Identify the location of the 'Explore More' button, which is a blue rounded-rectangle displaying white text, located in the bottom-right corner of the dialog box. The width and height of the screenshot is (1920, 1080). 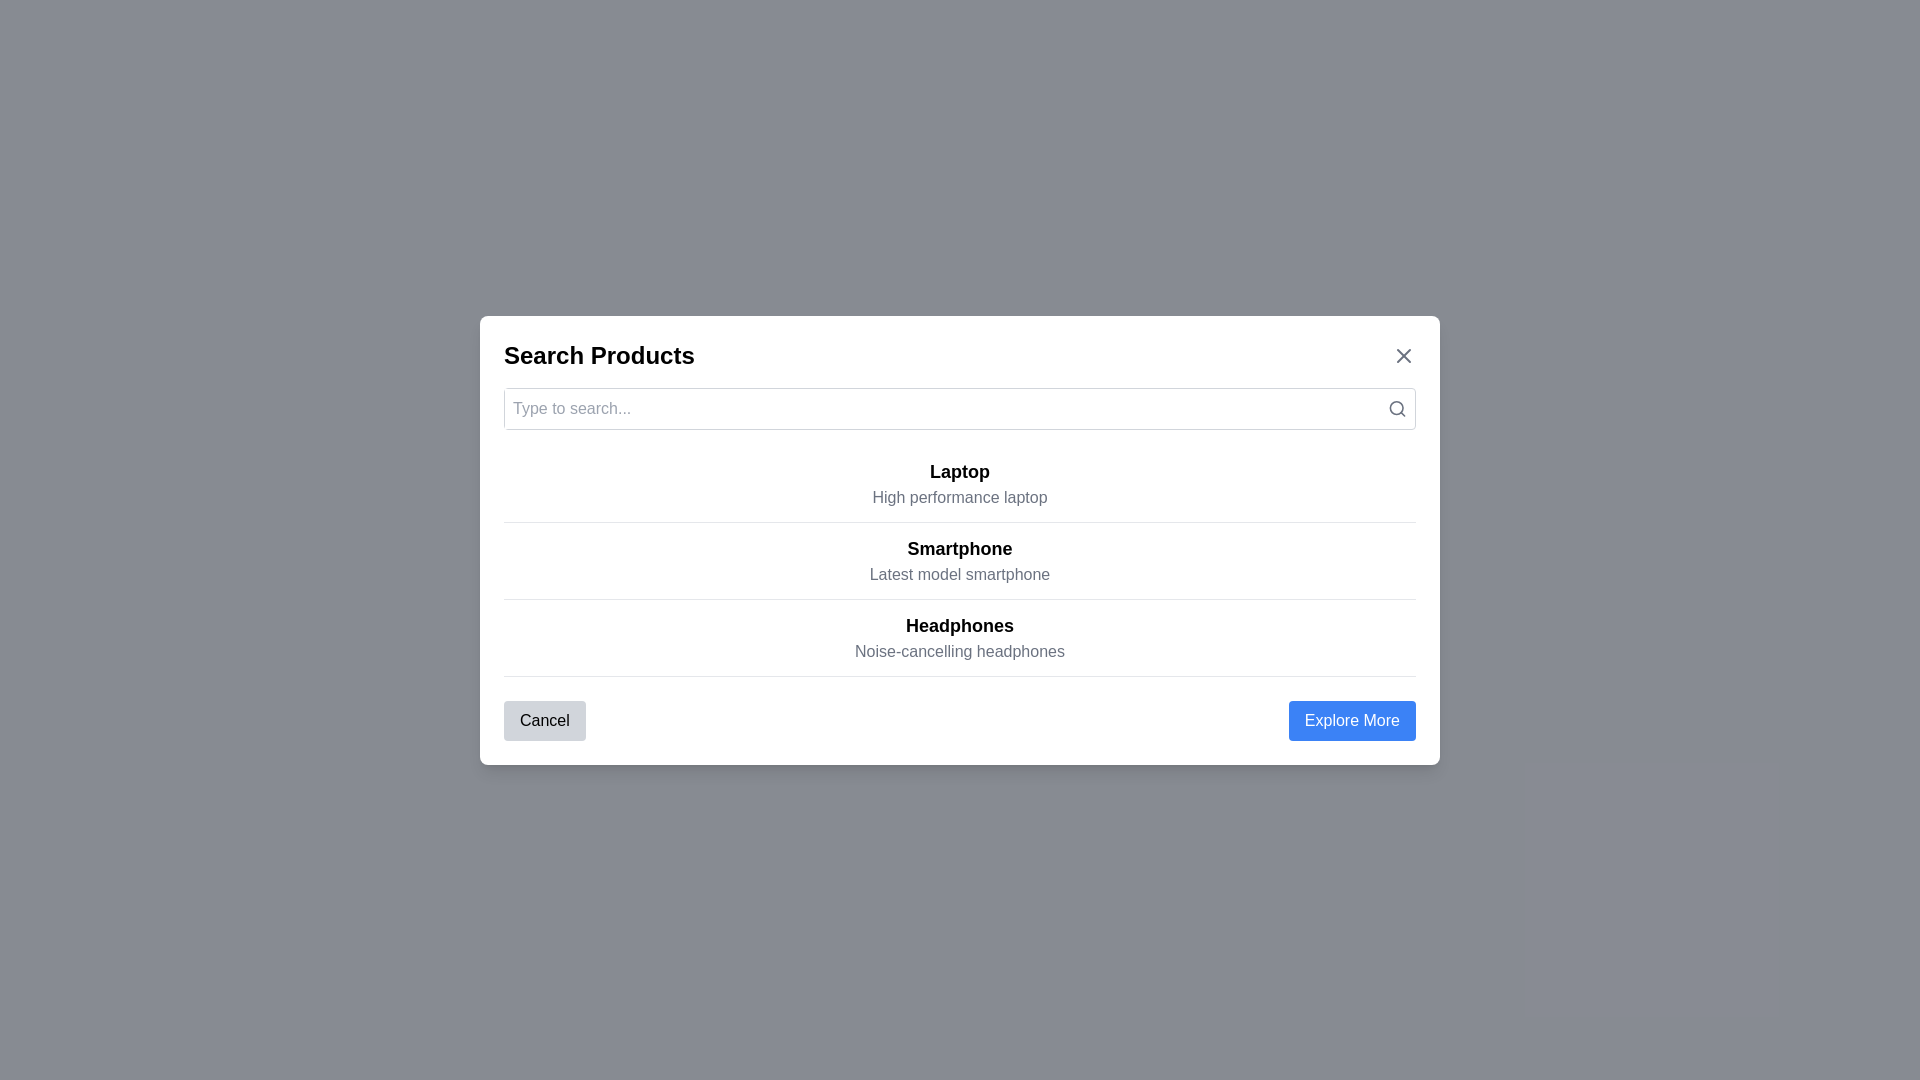
(1352, 720).